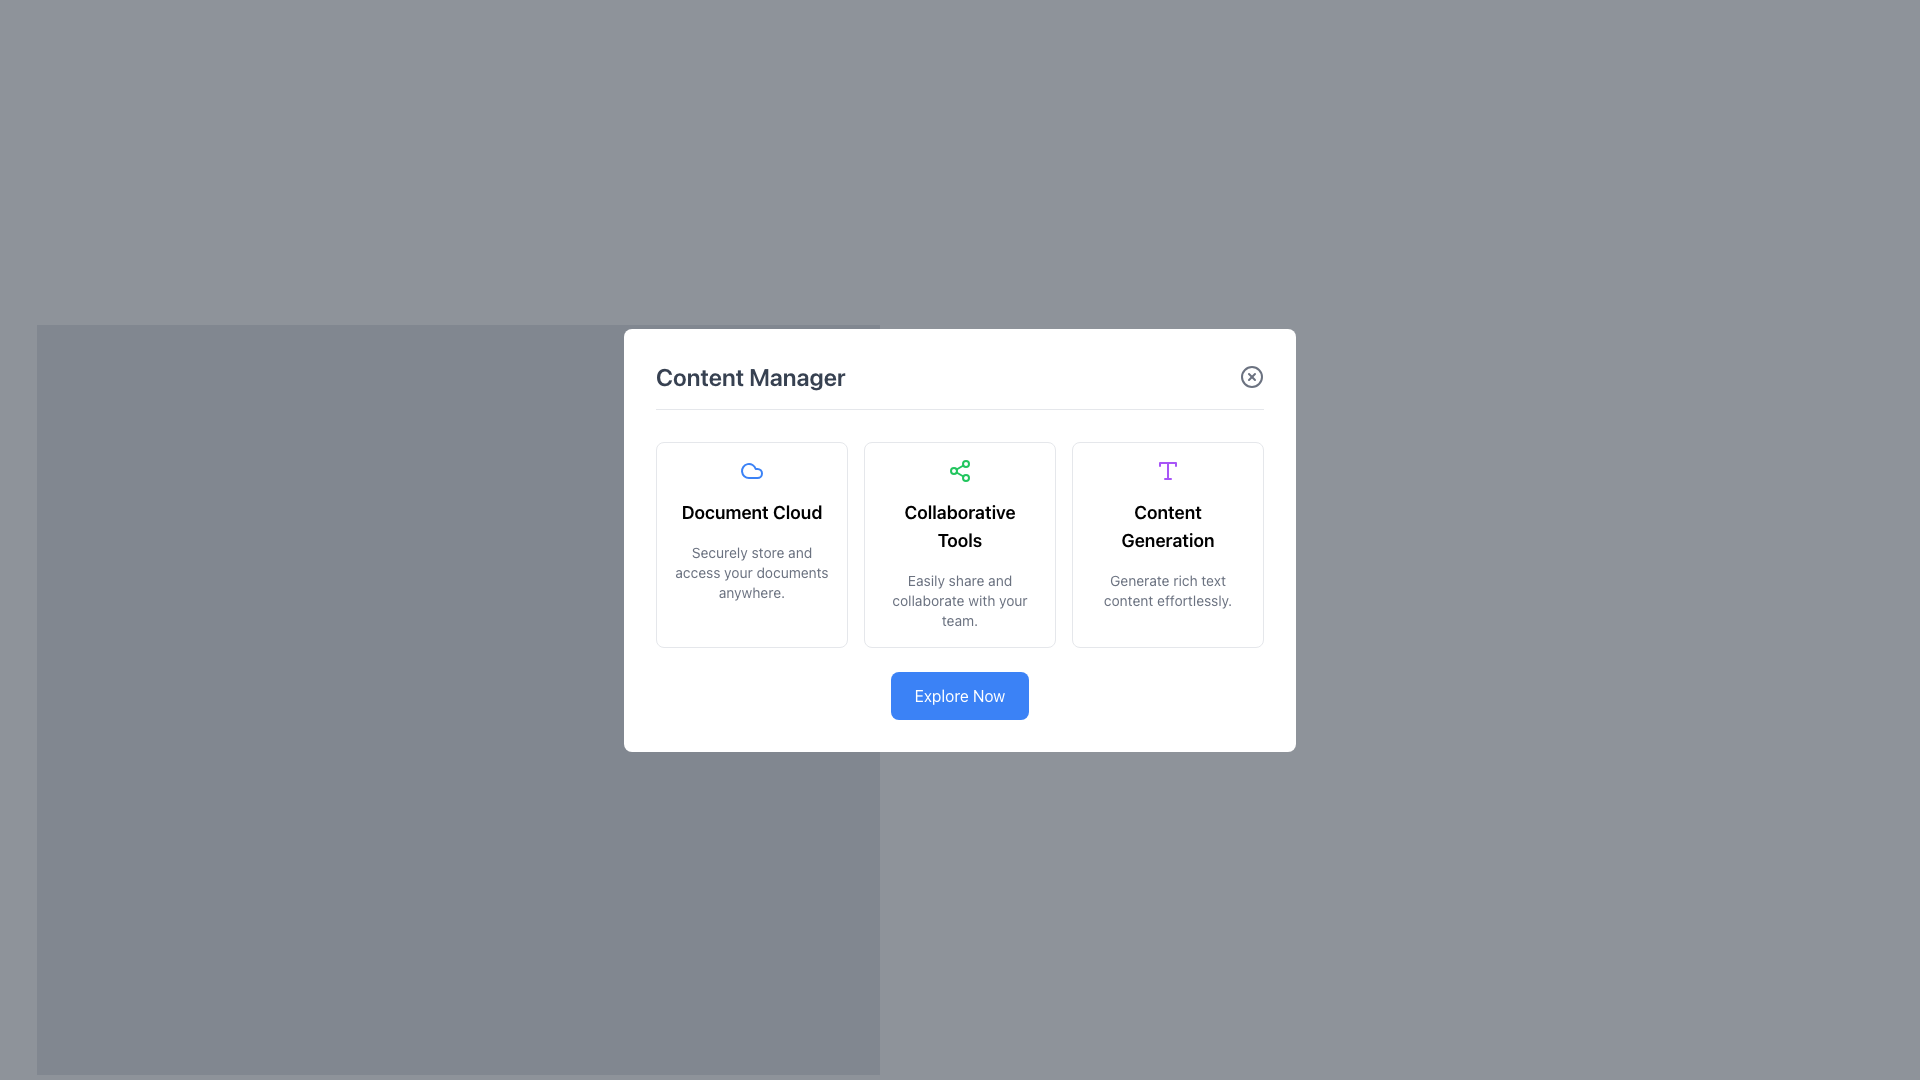 The image size is (1920, 1080). Describe the element at coordinates (749, 376) in the screenshot. I see `the 'Content Manager' text label, which is a bold, large-sized dark gray label located at the top-left corner of the white card interface` at that location.